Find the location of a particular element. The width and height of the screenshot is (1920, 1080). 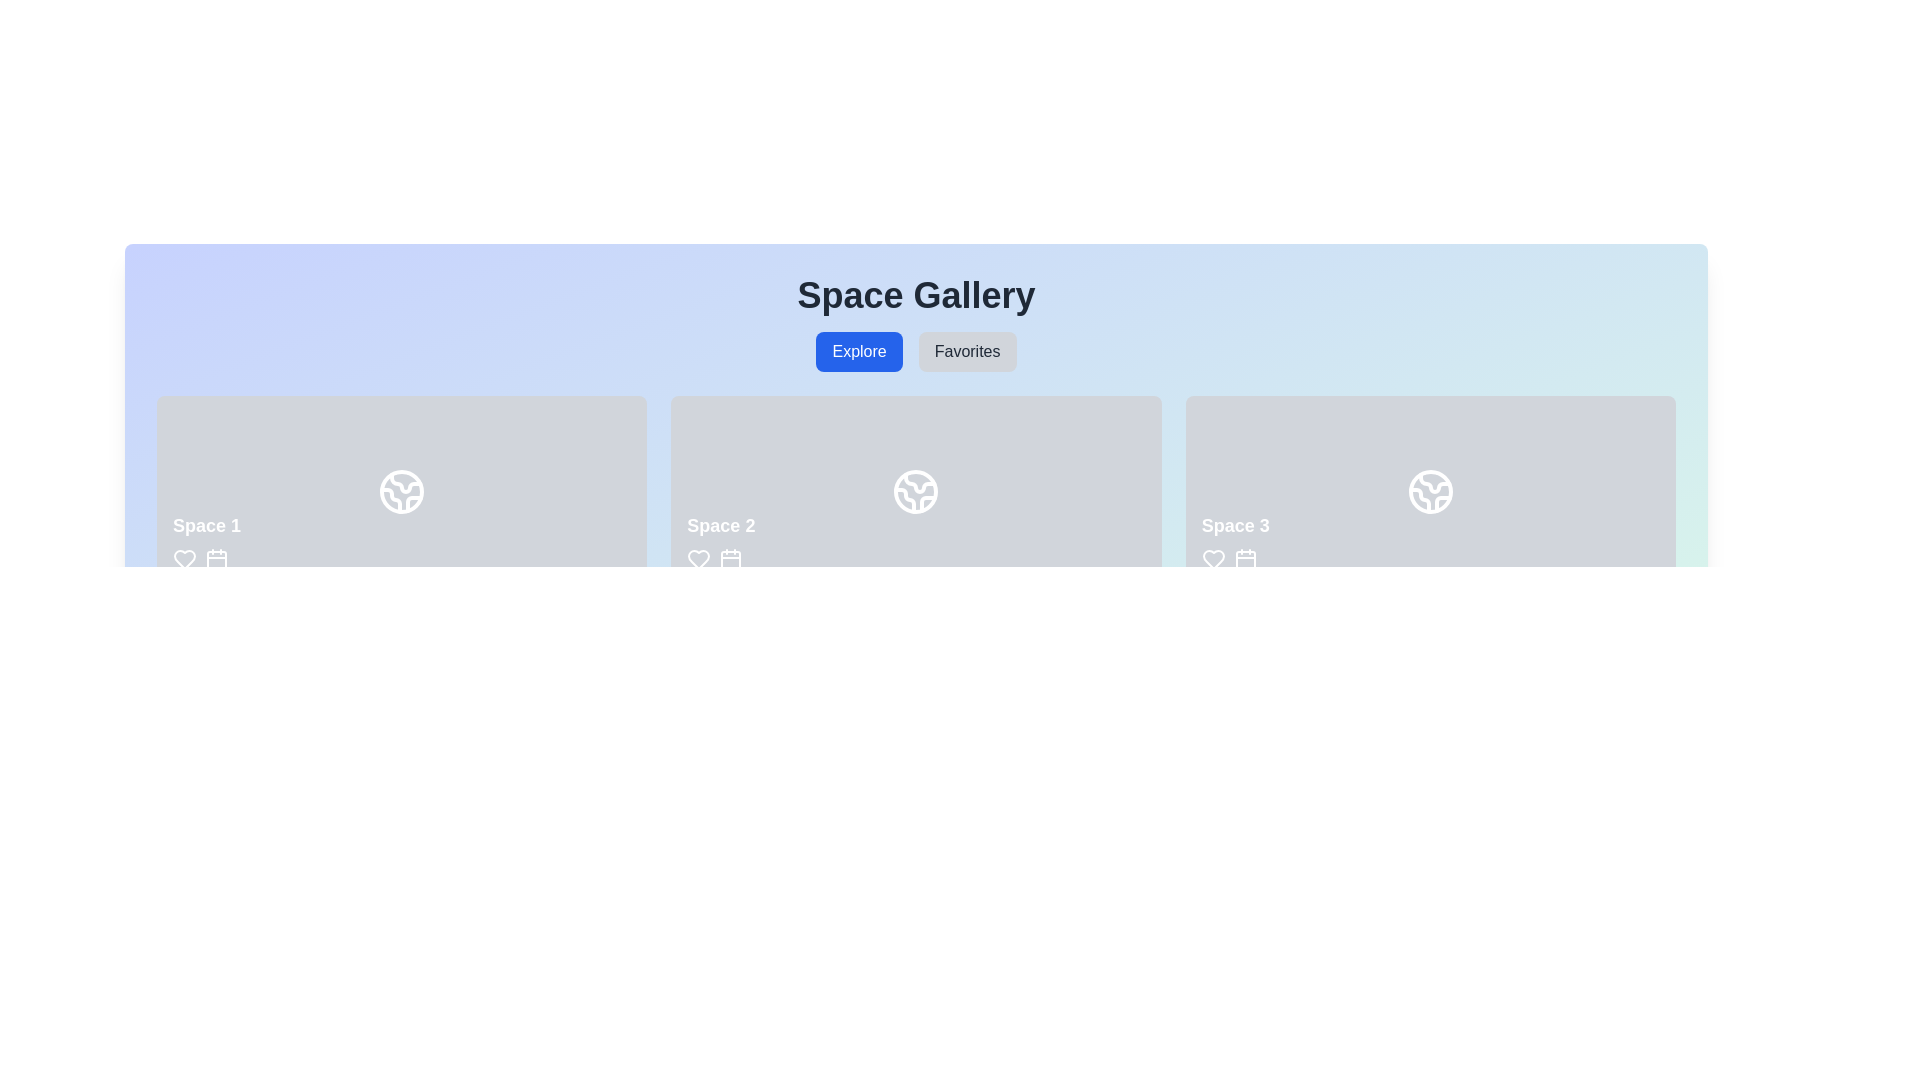

the decorative Icon component of the content card labeled 'Space 2', located in the center of the middle card in a row of three horizontally aligned cards is located at coordinates (915, 492).